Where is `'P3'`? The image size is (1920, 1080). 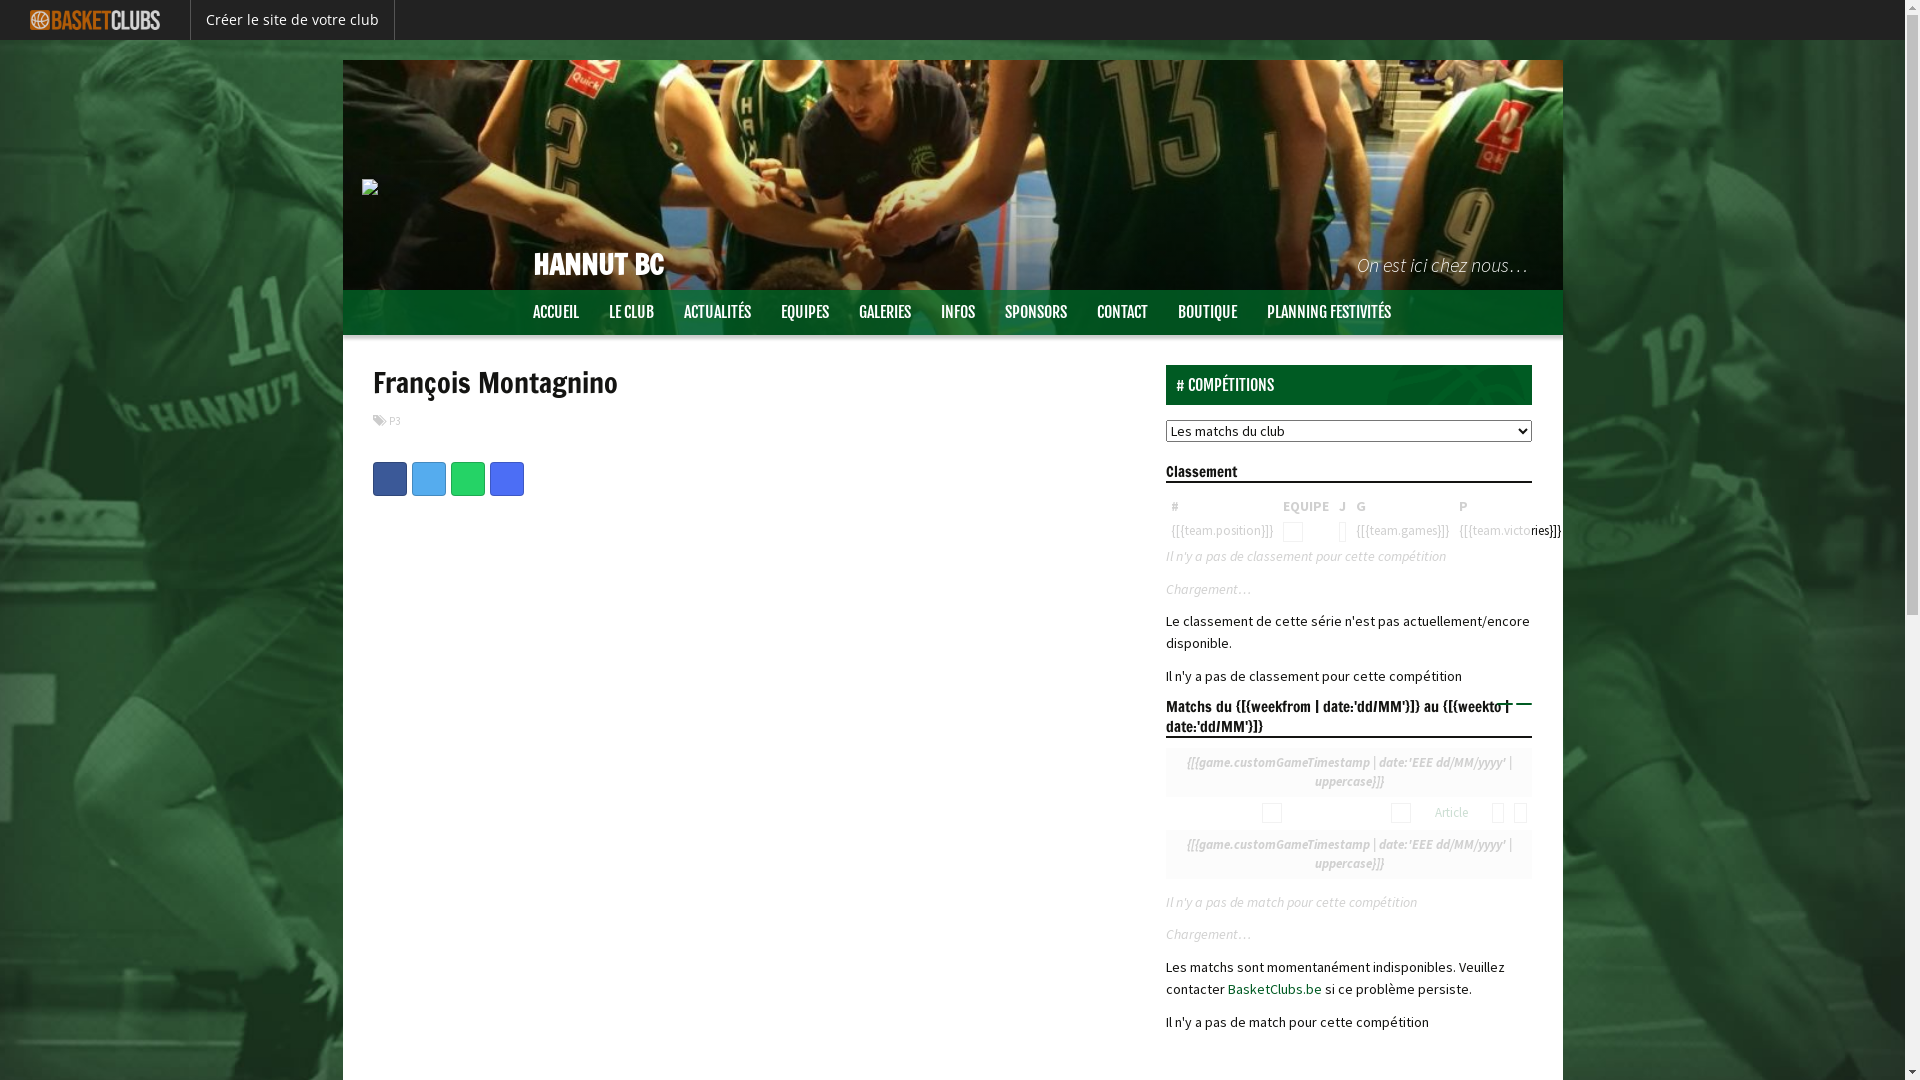
'P3' is located at coordinates (388, 419).